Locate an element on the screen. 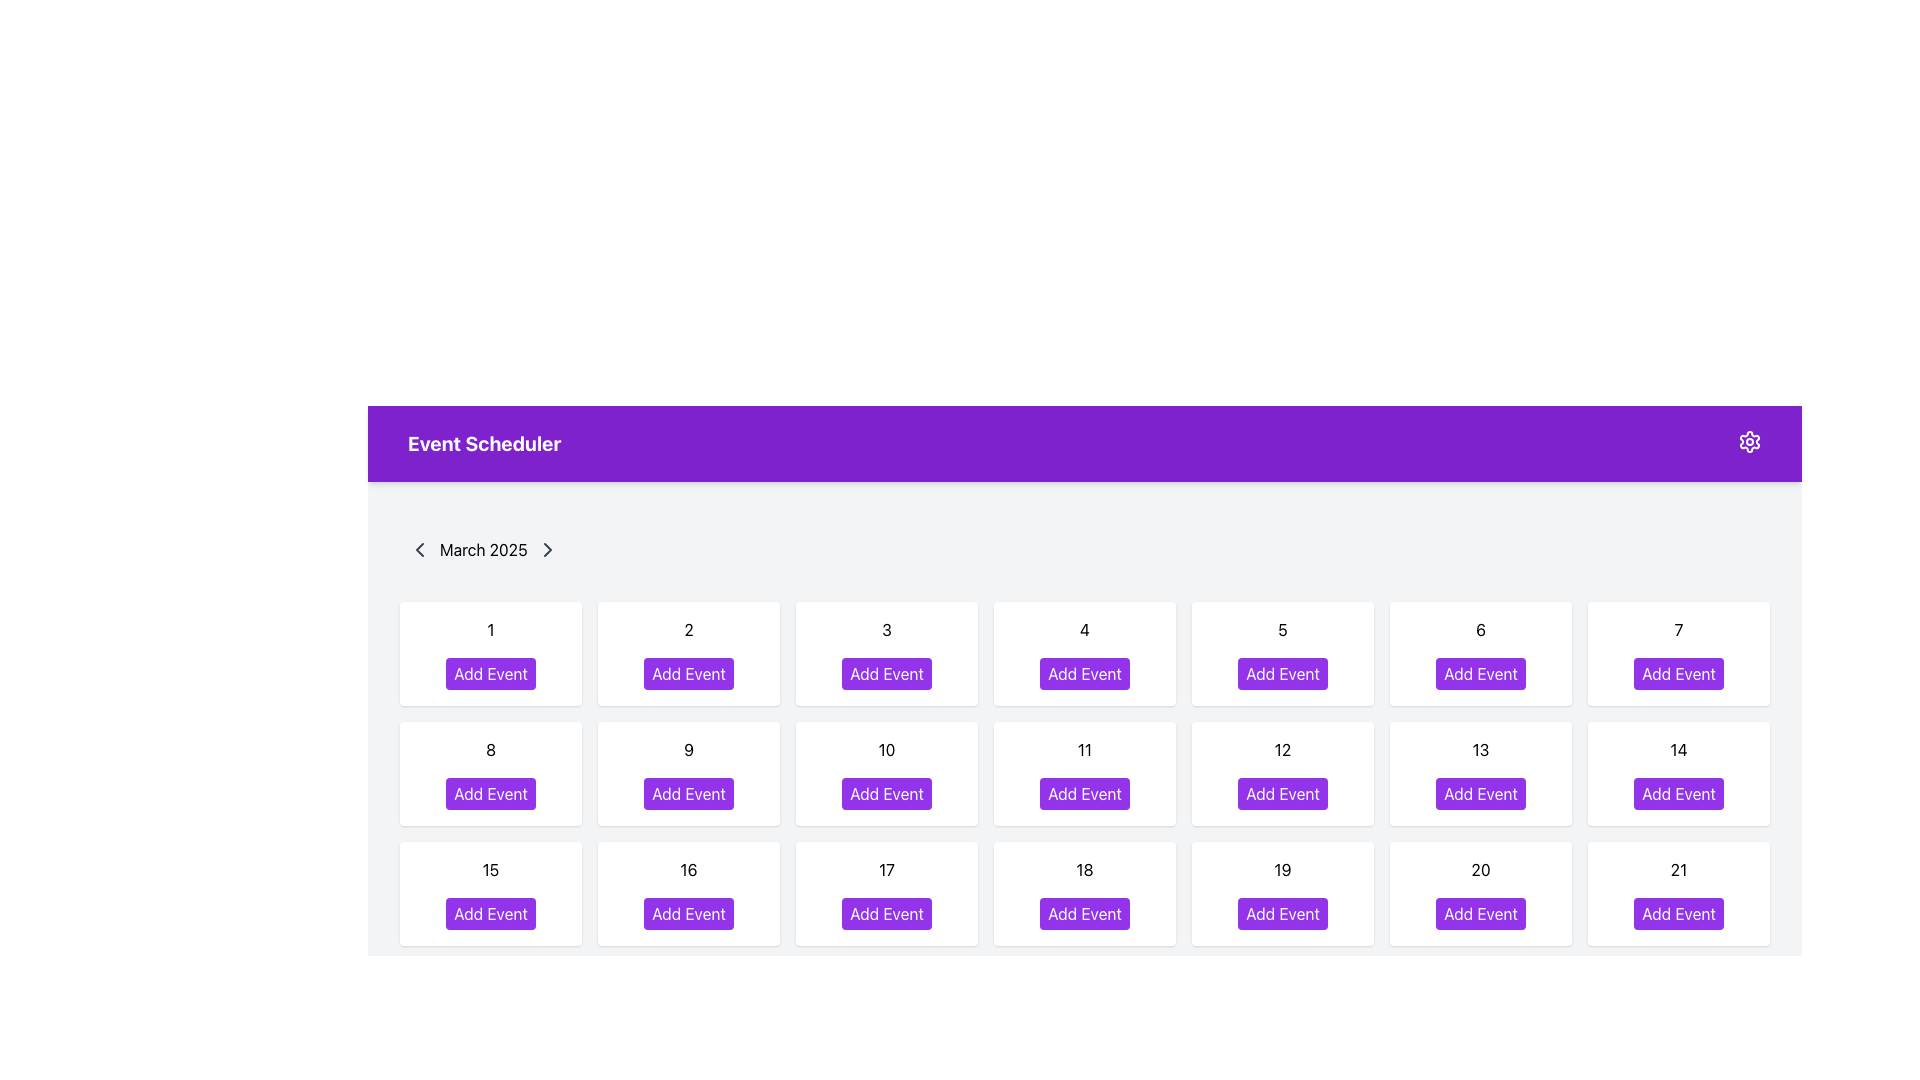 The height and width of the screenshot is (1080, 1920). the 'Add Event' button with white text on a purple background located in the 'Event Scheduler' calendar interface below the date number 7 to change its background color is located at coordinates (1679, 674).